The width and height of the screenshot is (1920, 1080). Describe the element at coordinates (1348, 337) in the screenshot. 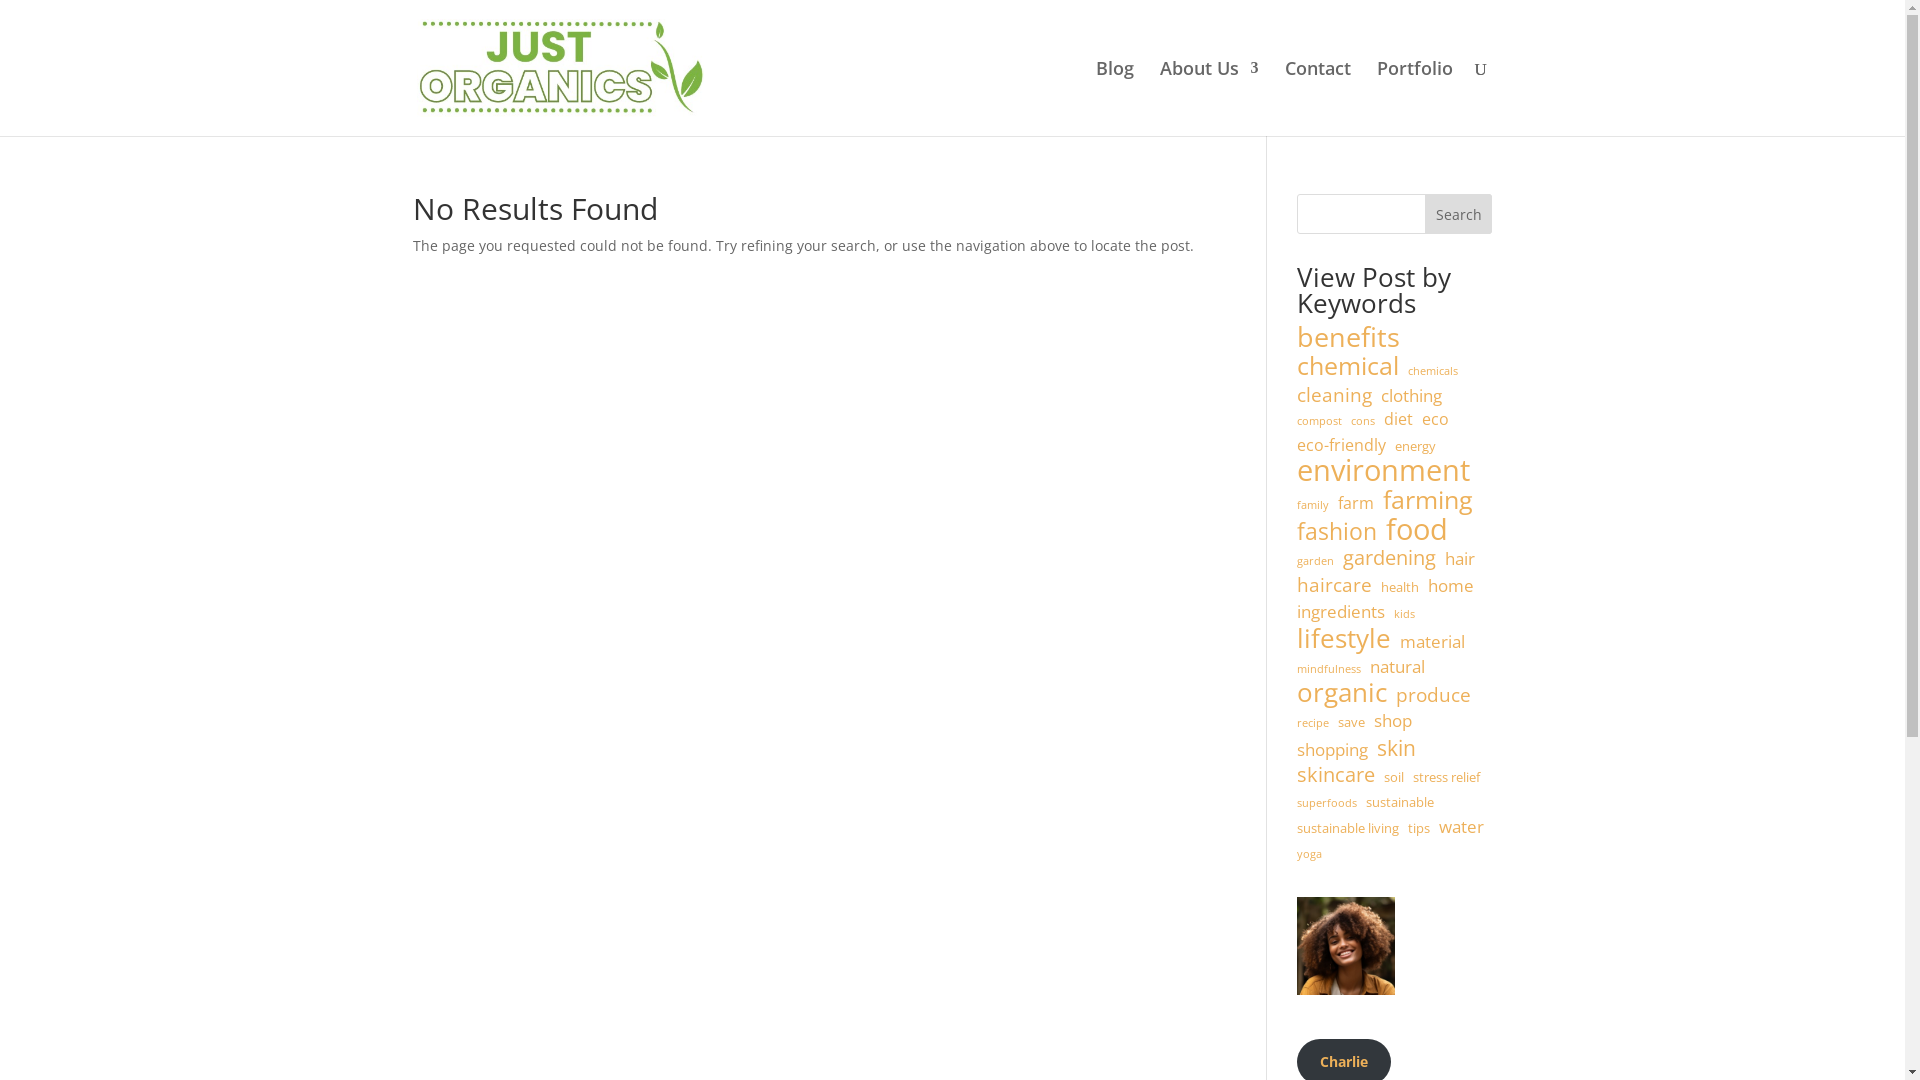

I see `'benefits'` at that location.